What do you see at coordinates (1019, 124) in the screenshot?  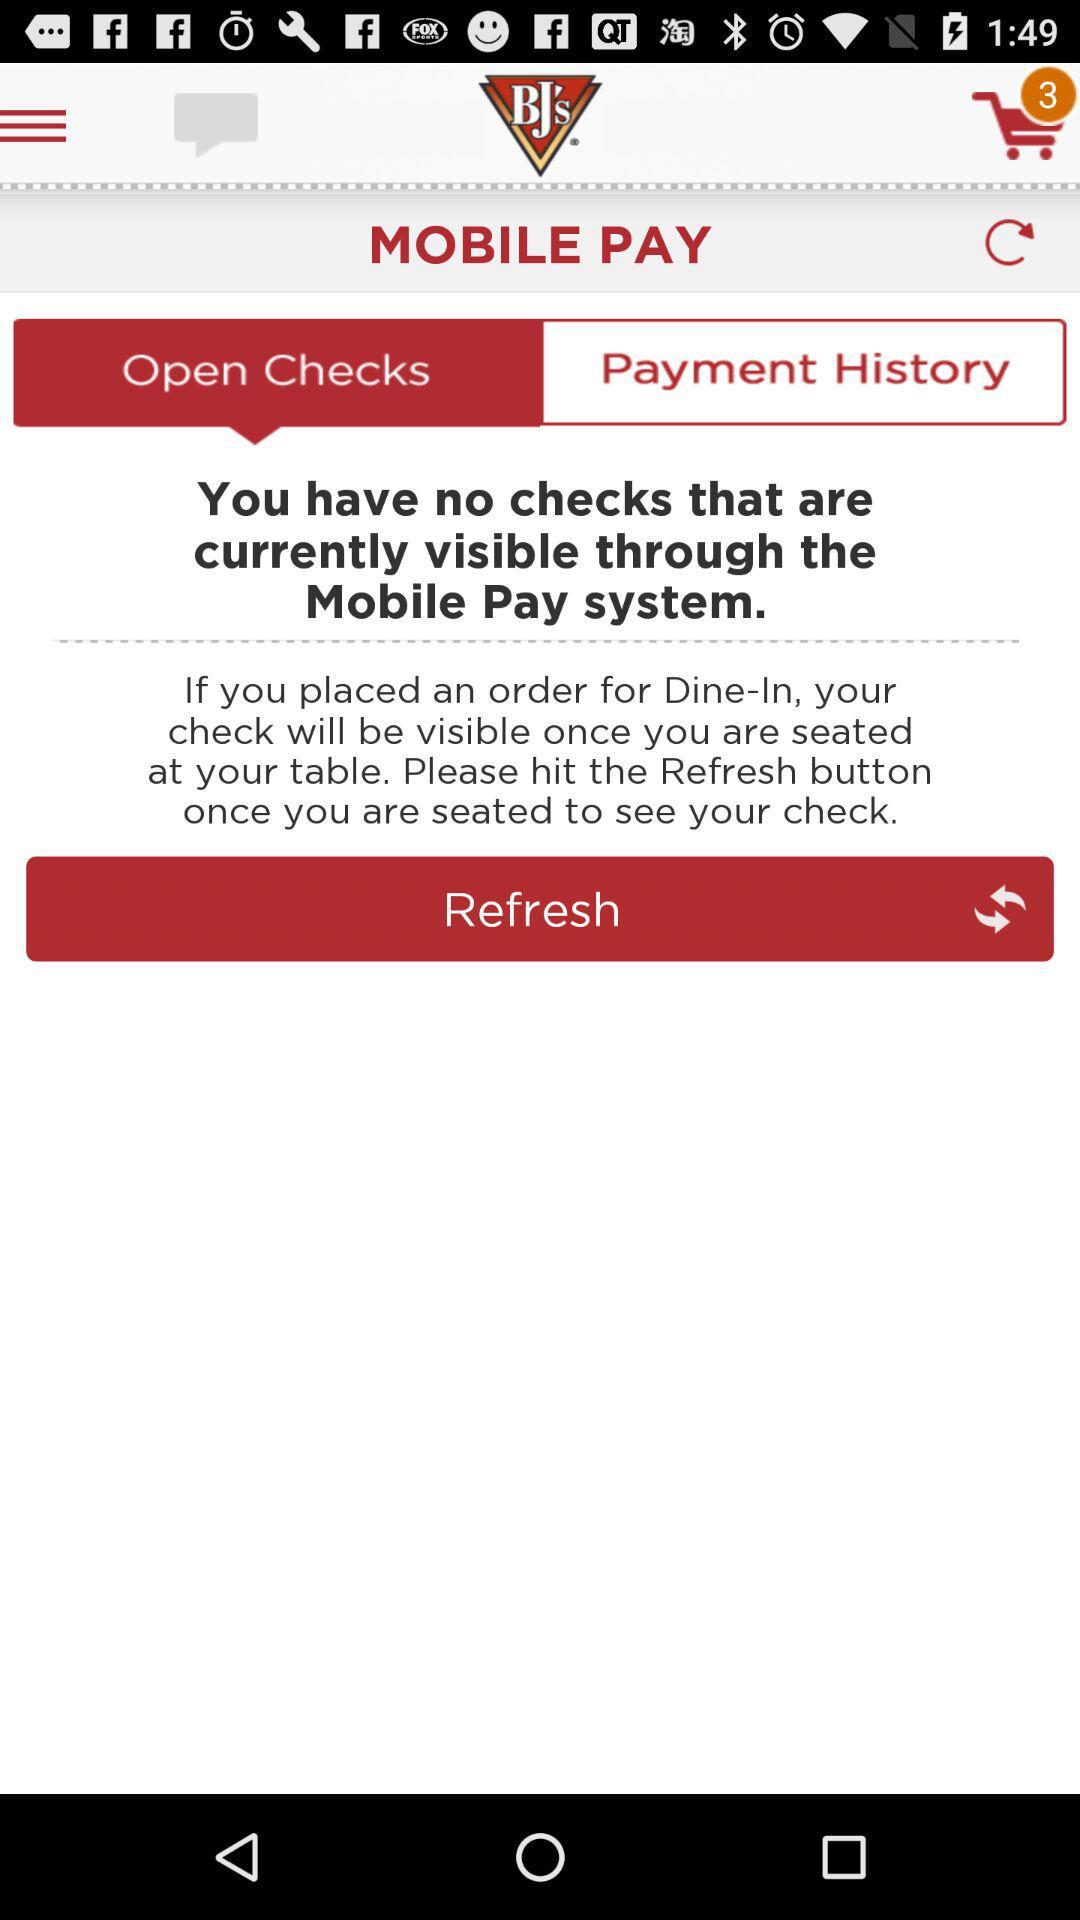 I see `shopping cart` at bounding box center [1019, 124].